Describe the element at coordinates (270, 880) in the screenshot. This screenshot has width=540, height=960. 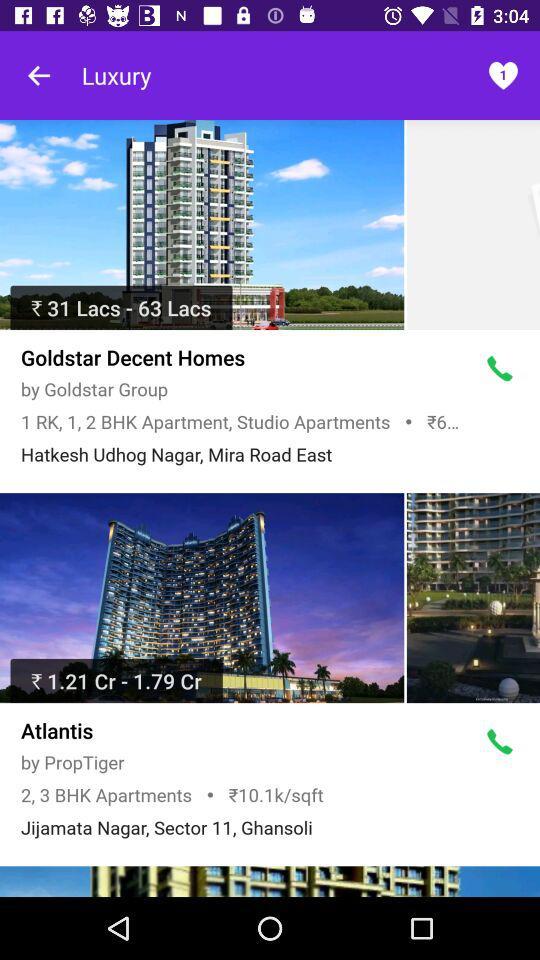
I see `link to more images` at that location.